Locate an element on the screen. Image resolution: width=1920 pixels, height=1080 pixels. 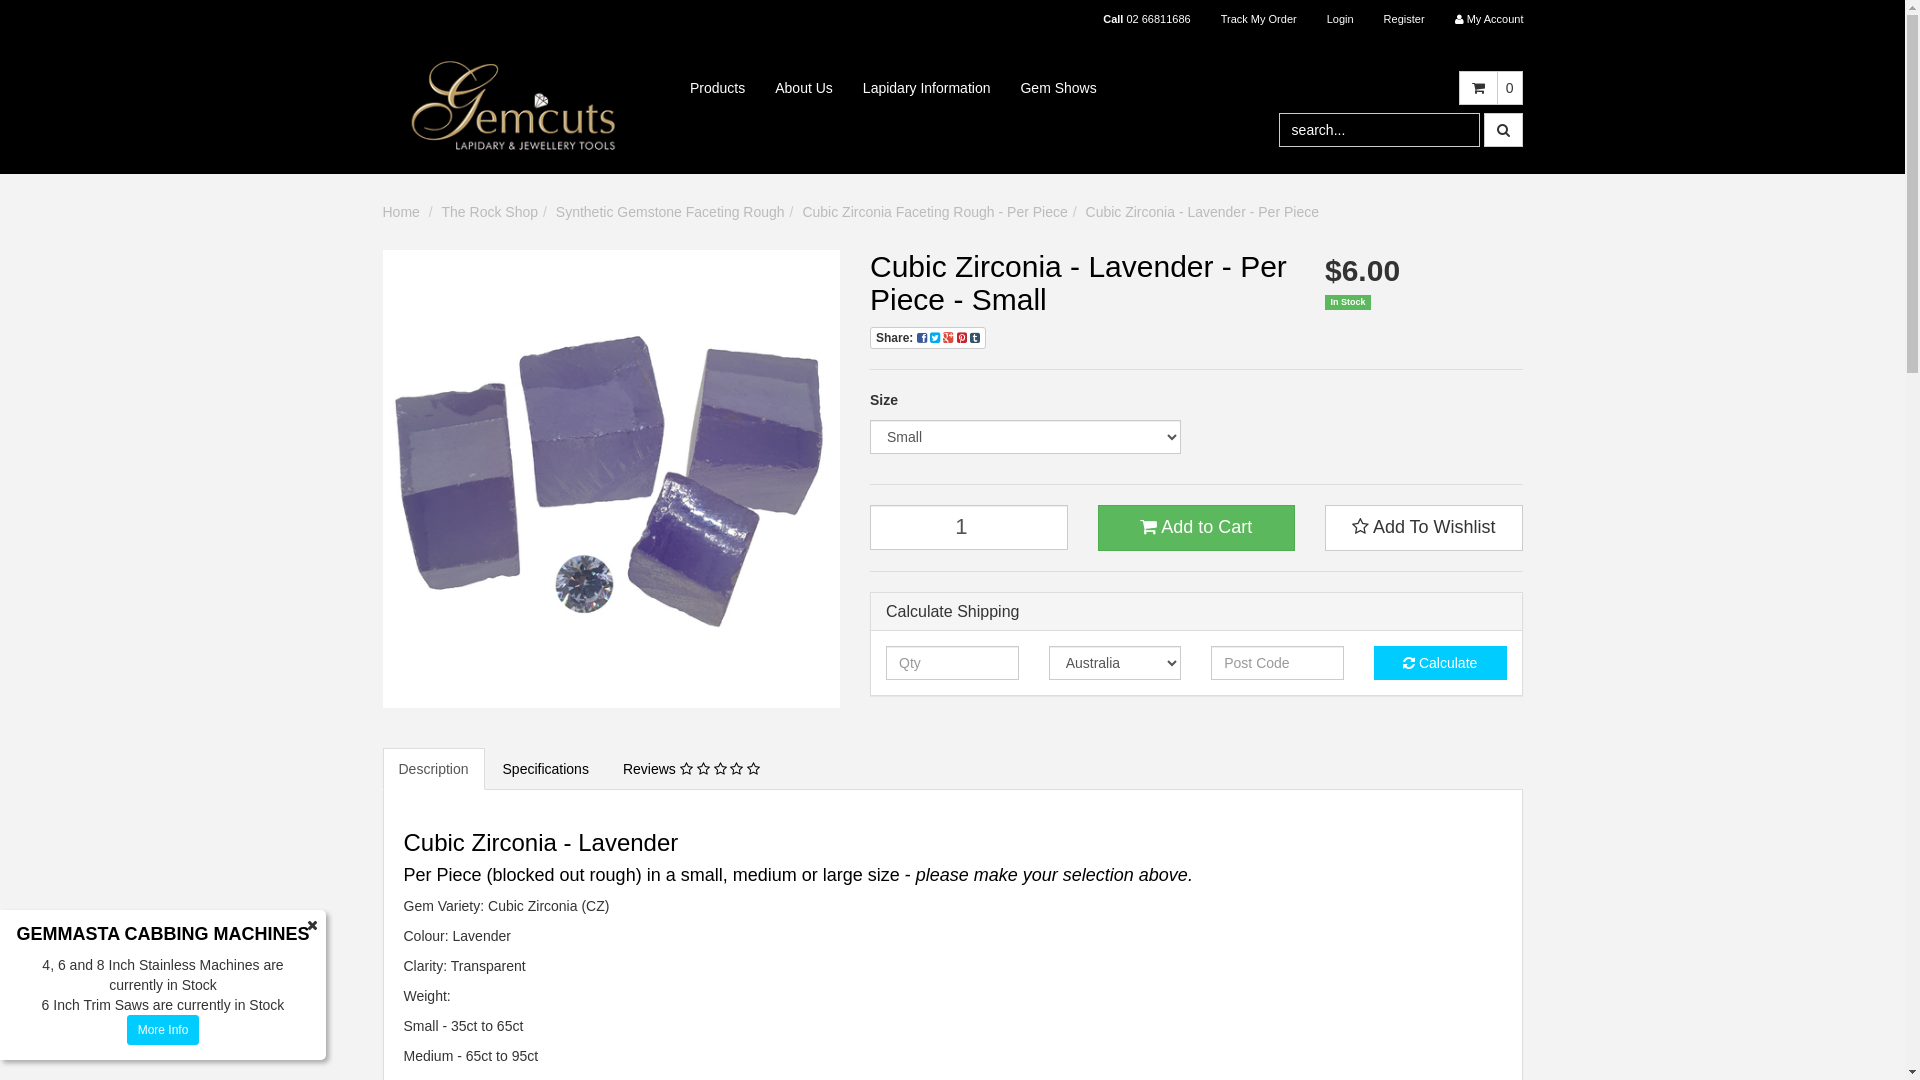
'Register' is located at coordinates (1403, 19).